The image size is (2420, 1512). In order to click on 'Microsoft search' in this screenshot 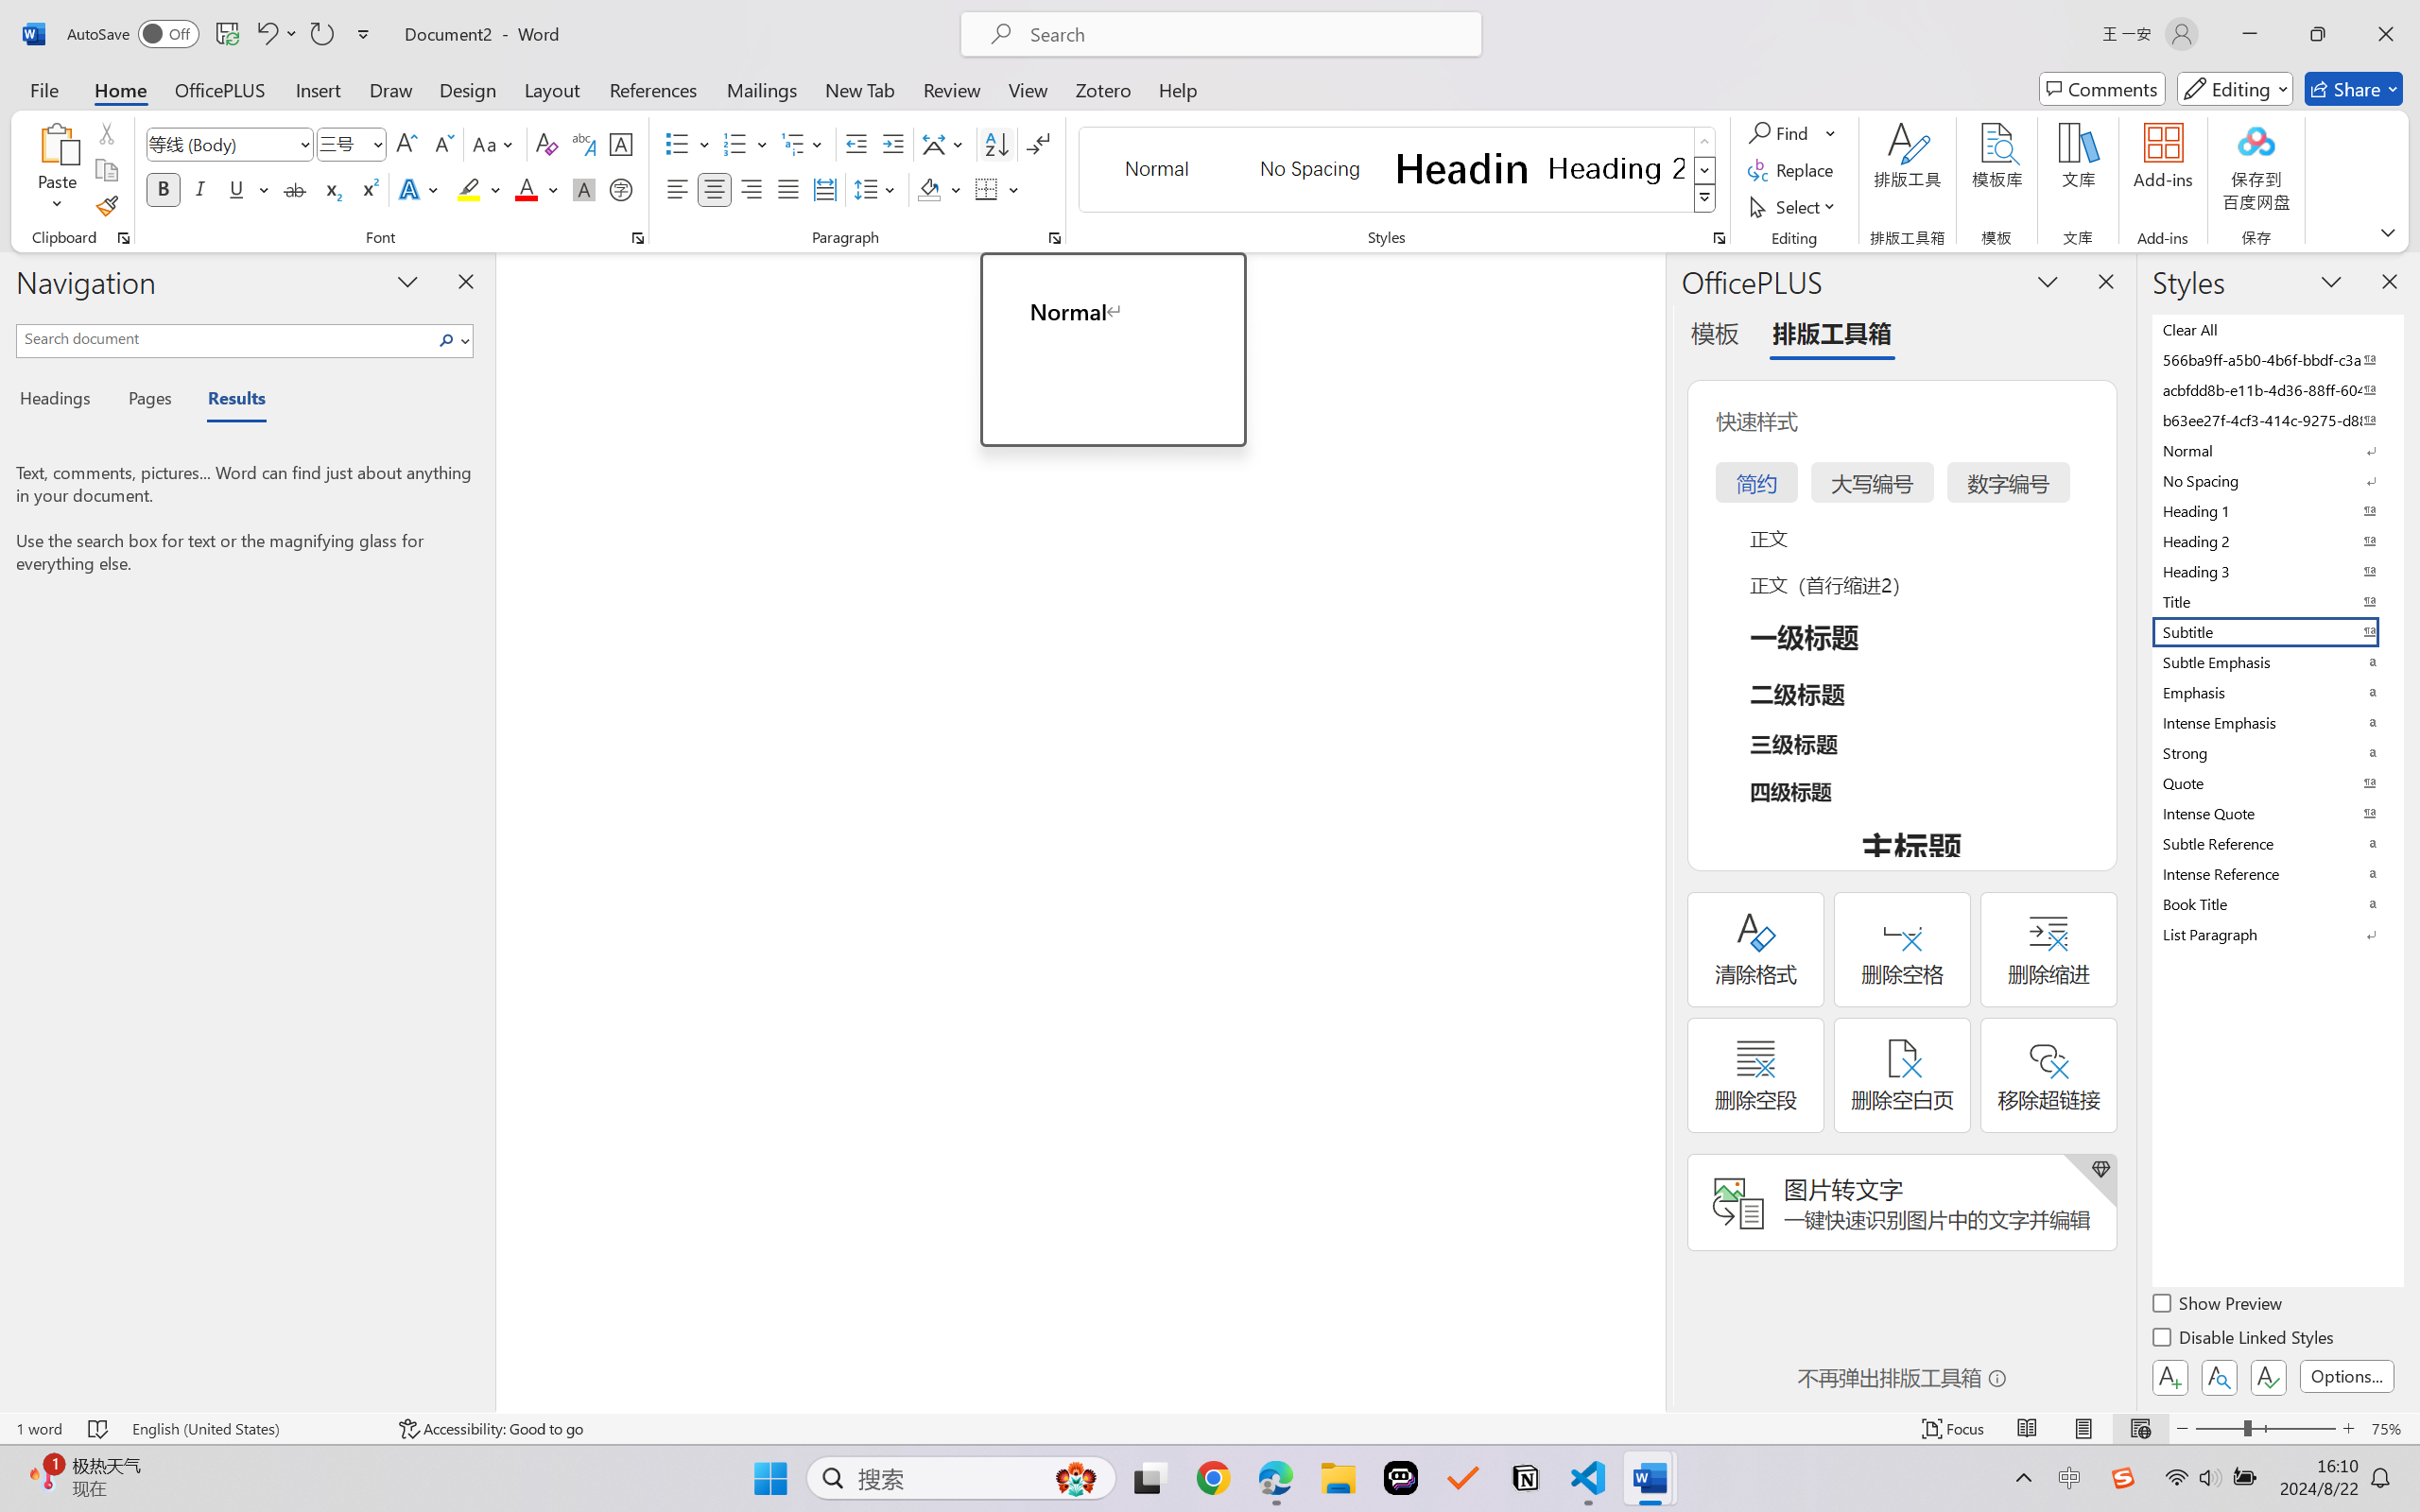, I will do `click(1246, 33)`.